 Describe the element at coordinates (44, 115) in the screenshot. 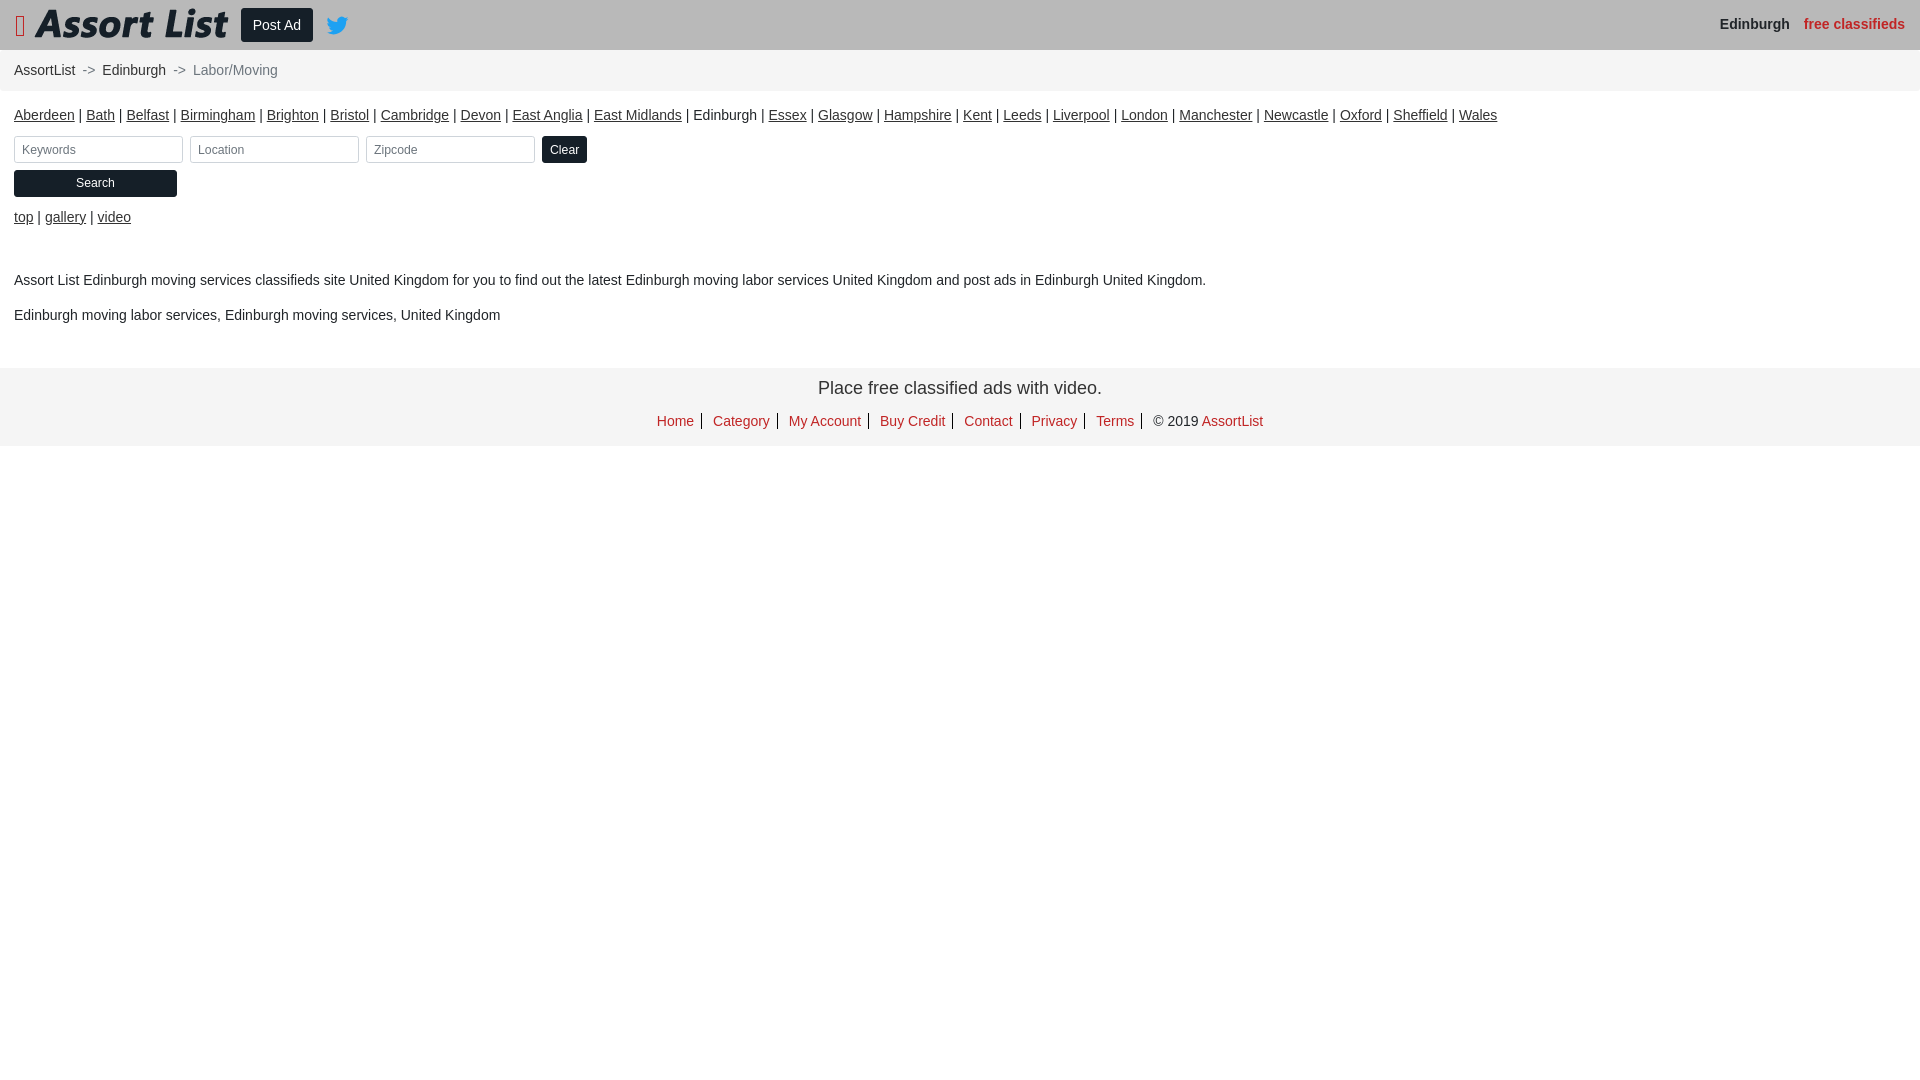

I see `'Aberdeen'` at that location.